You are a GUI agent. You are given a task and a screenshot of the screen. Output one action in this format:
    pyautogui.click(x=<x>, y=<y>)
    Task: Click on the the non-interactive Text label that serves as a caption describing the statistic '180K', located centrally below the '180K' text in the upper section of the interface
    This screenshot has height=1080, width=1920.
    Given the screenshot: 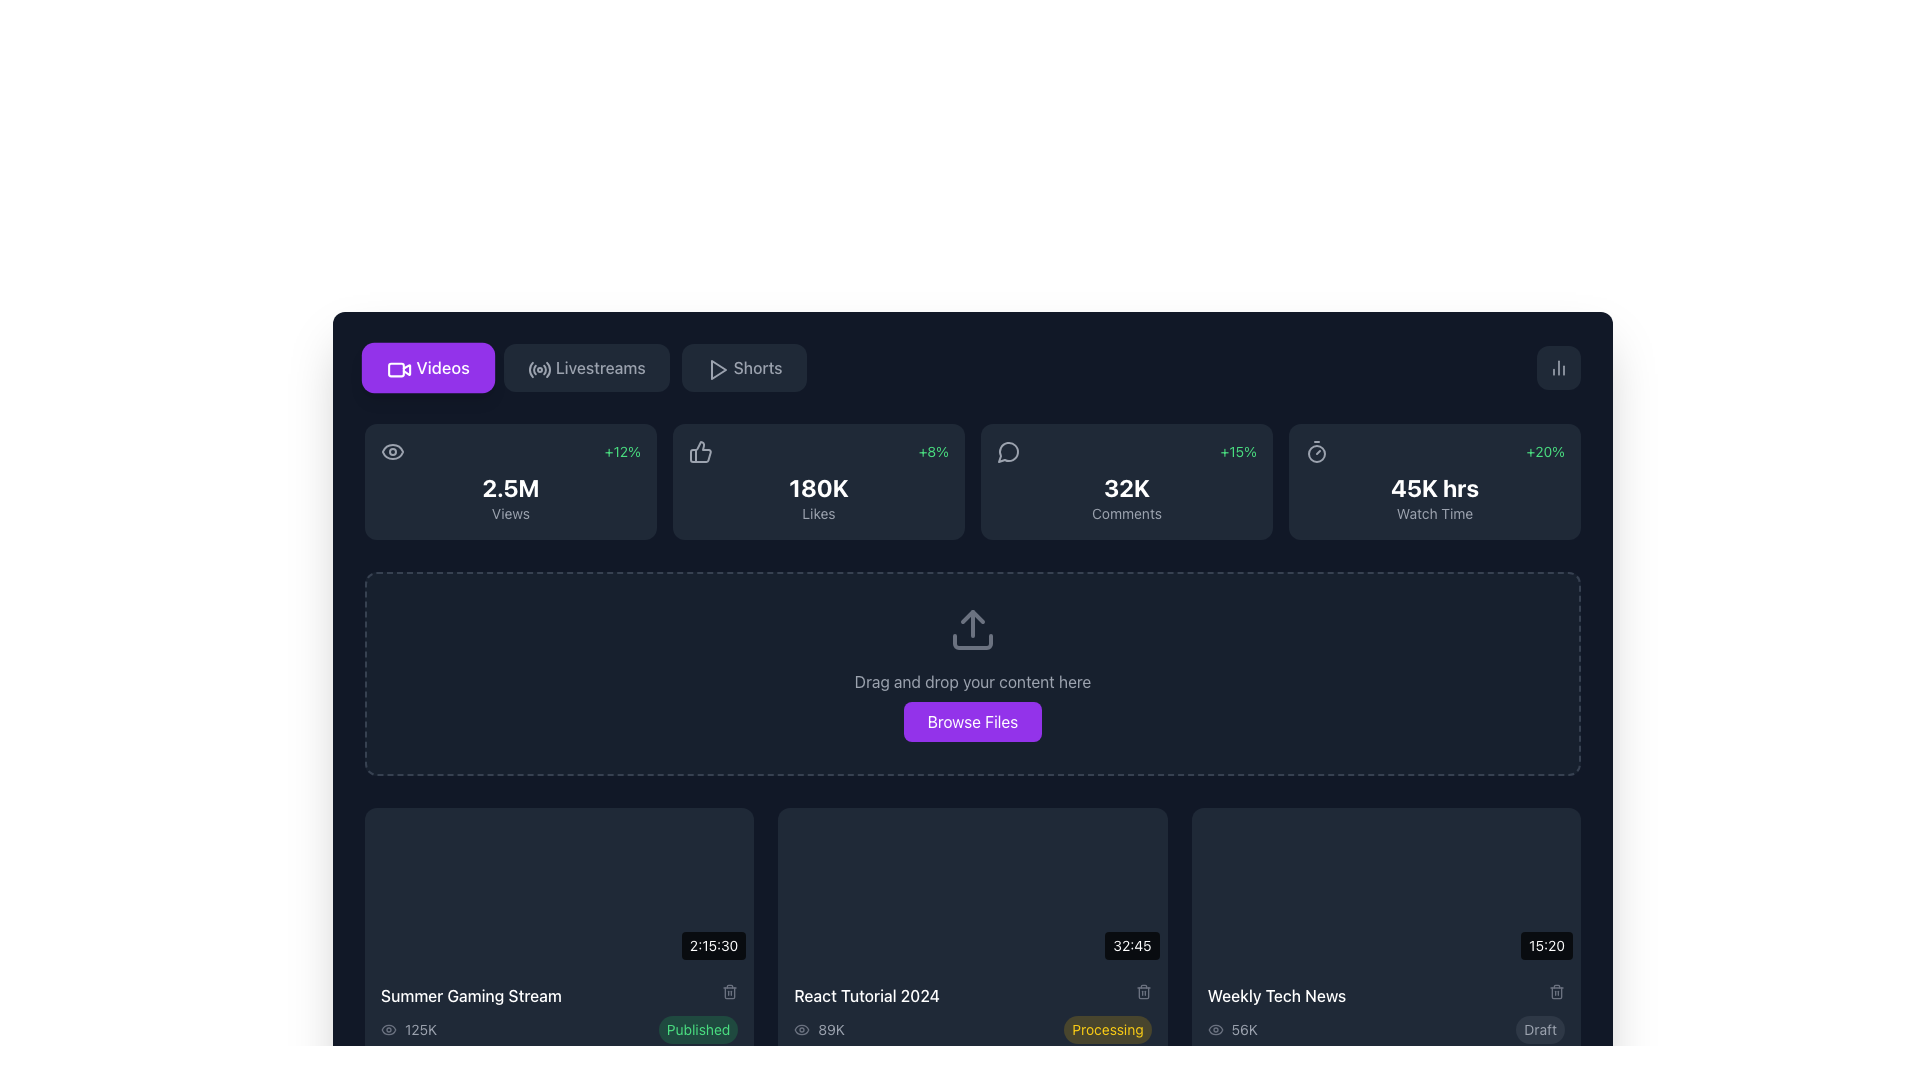 What is the action you would take?
    pyautogui.click(x=819, y=512)
    